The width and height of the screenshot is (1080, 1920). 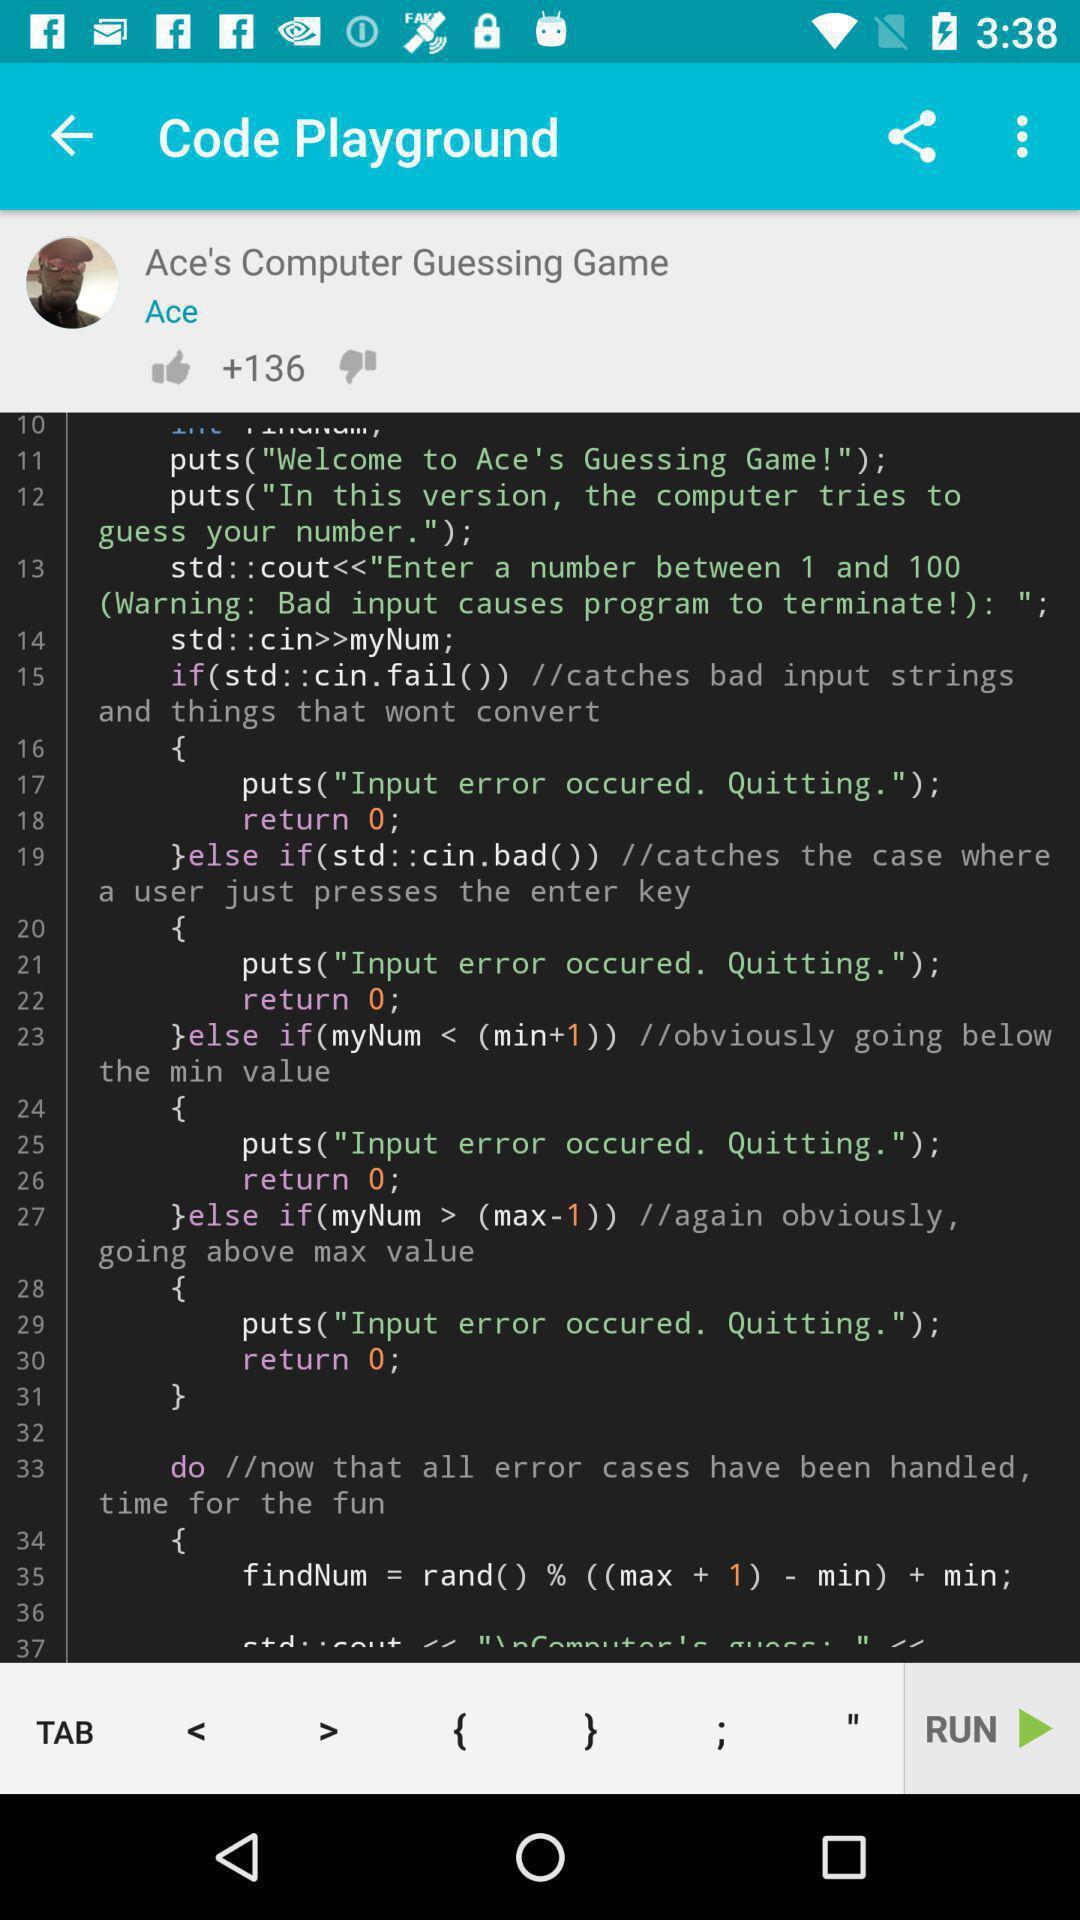 I want to click on like the code, so click(x=169, y=366).